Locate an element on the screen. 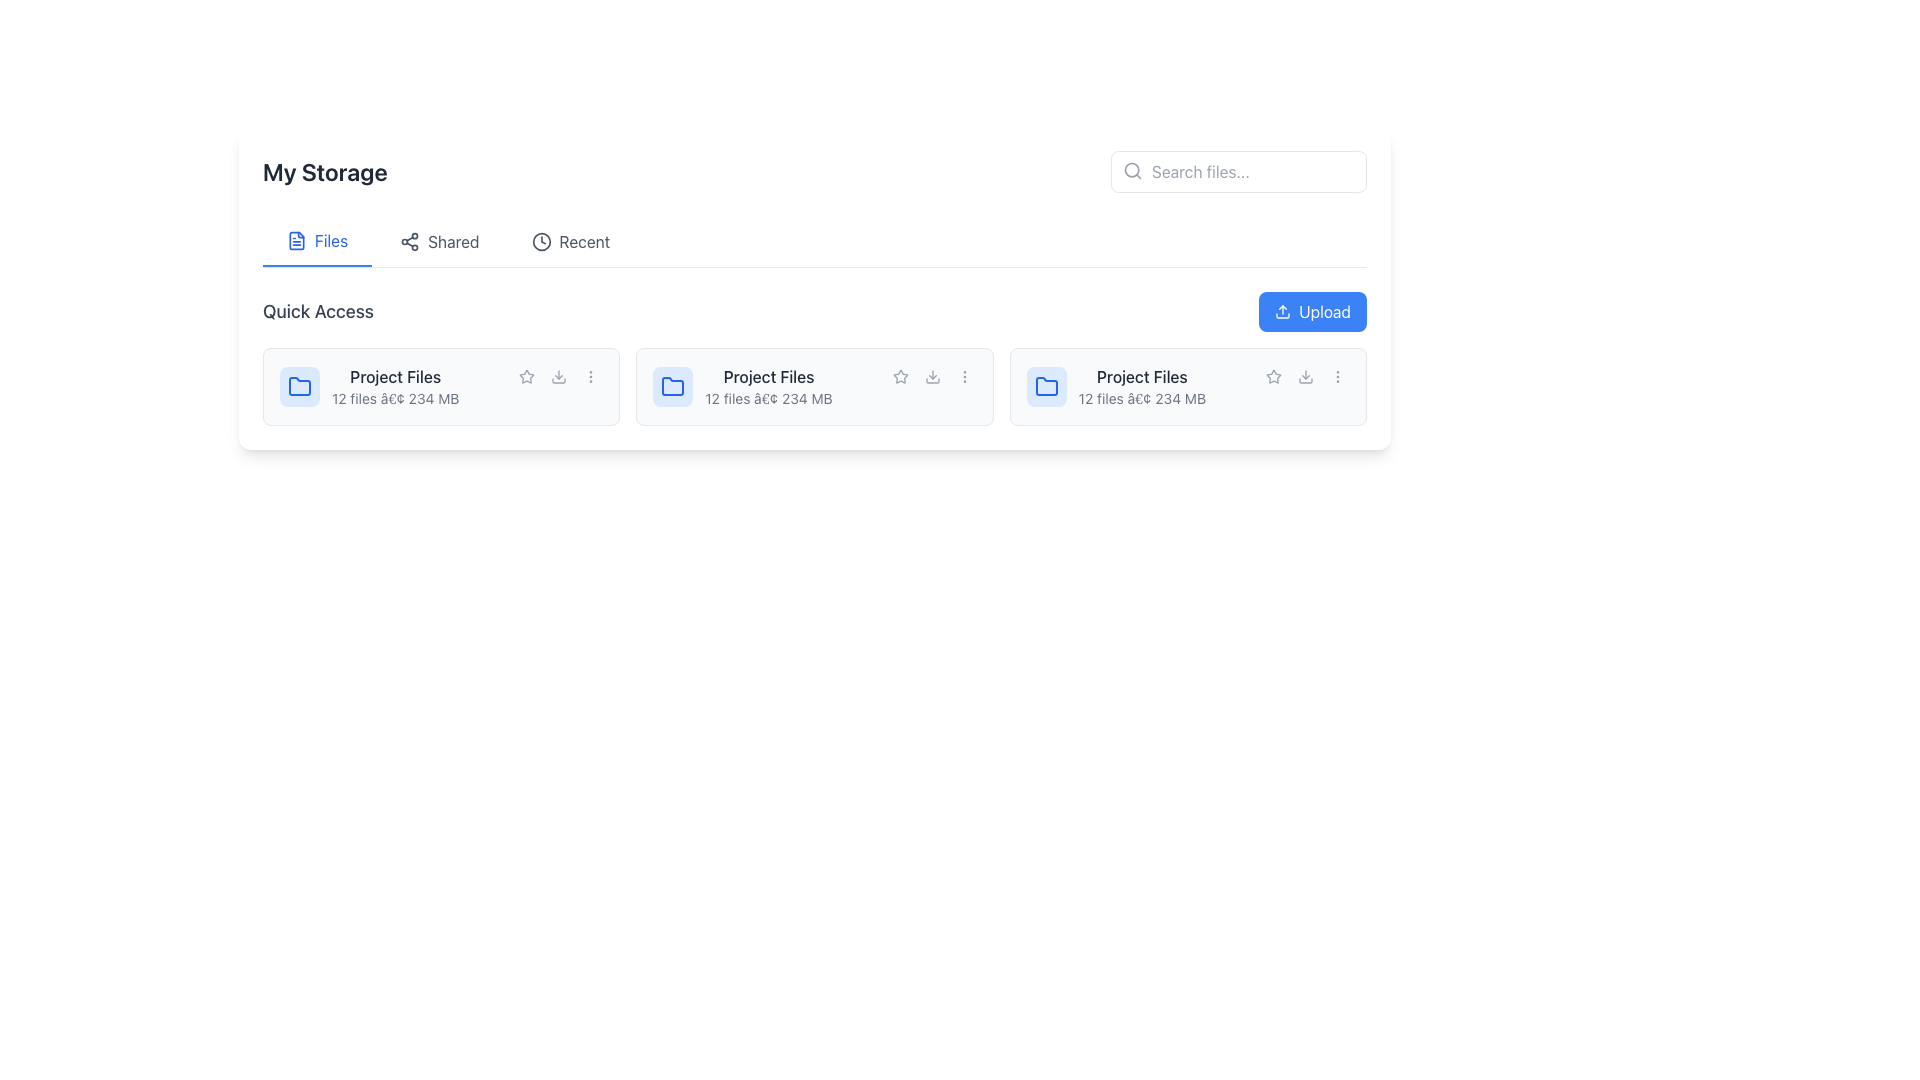 The image size is (1920, 1080). the 'Files' tab located beneath the 'My Storage' heading is located at coordinates (316, 241).